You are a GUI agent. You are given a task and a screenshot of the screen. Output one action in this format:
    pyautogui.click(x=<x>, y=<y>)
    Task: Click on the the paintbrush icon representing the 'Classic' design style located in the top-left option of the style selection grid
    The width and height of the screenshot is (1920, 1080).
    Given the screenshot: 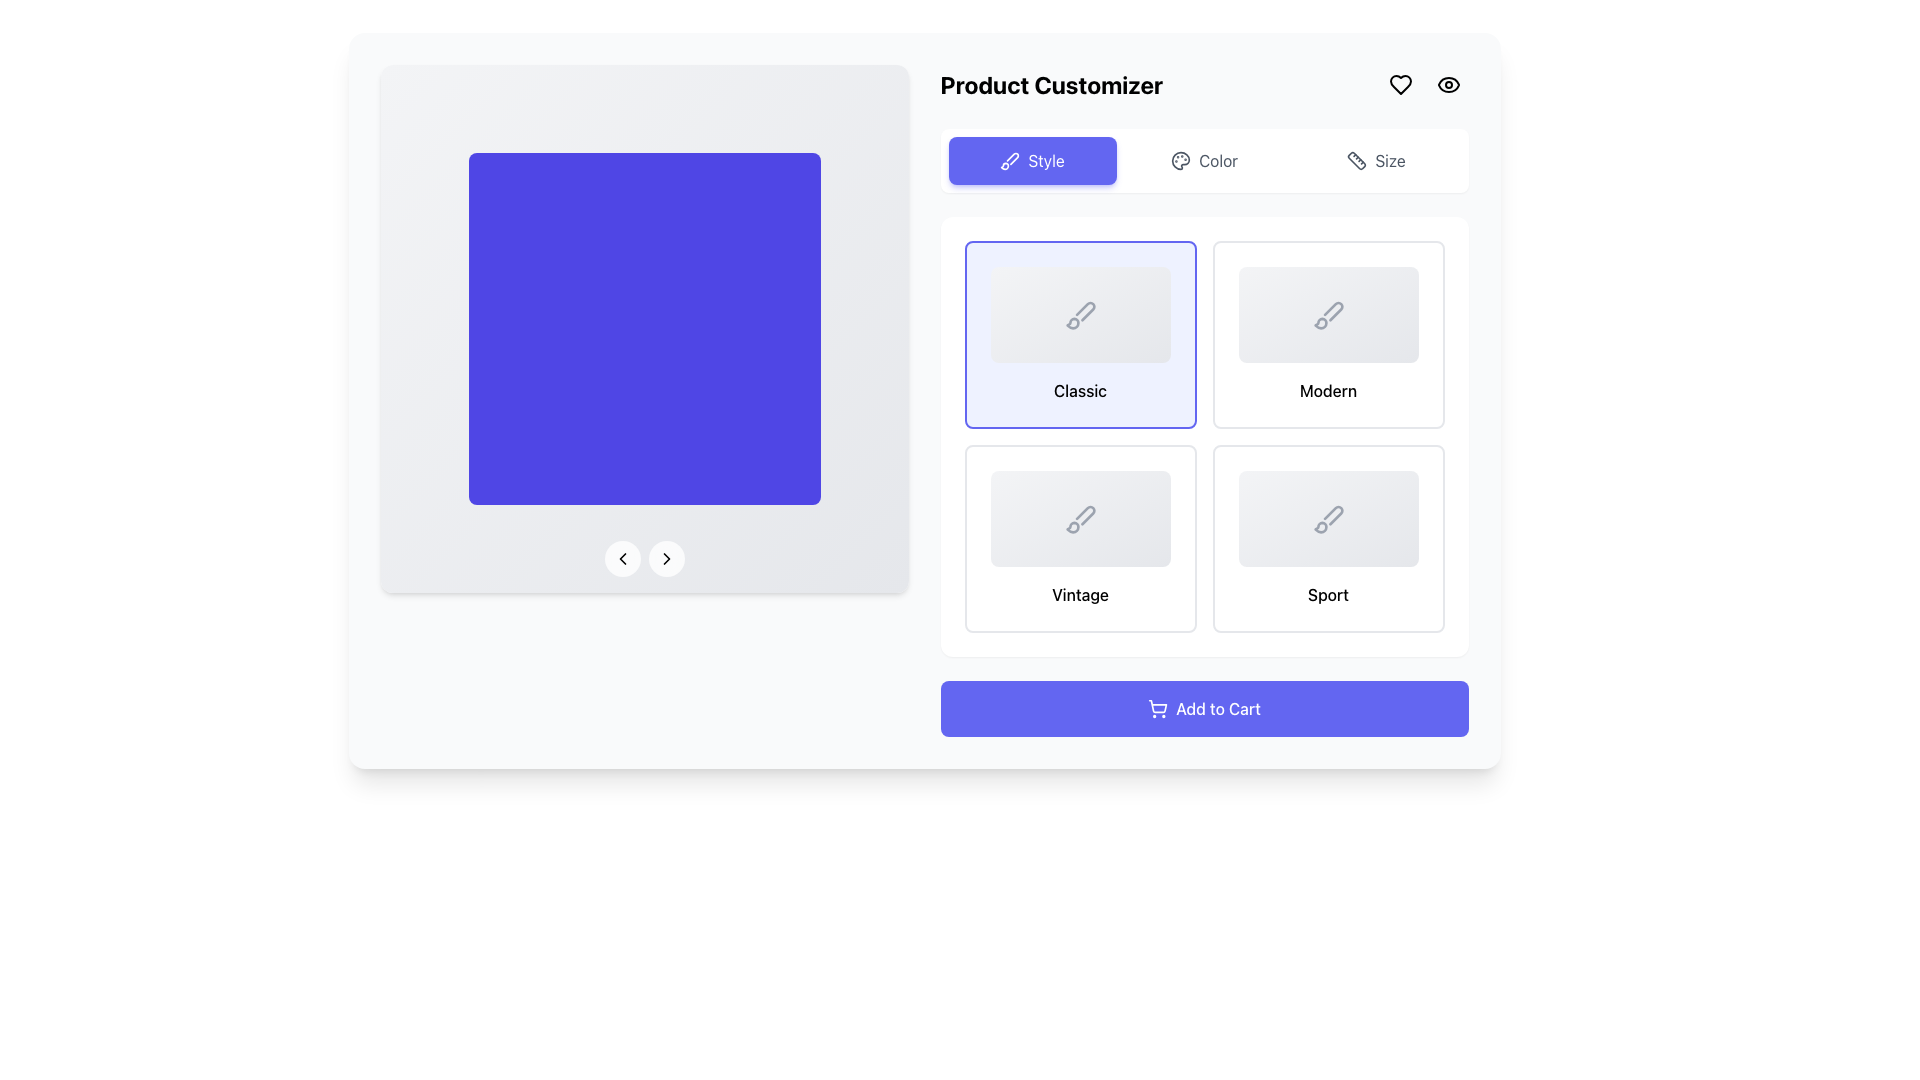 What is the action you would take?
    pyautogui.click(x=1079, y=315)
    